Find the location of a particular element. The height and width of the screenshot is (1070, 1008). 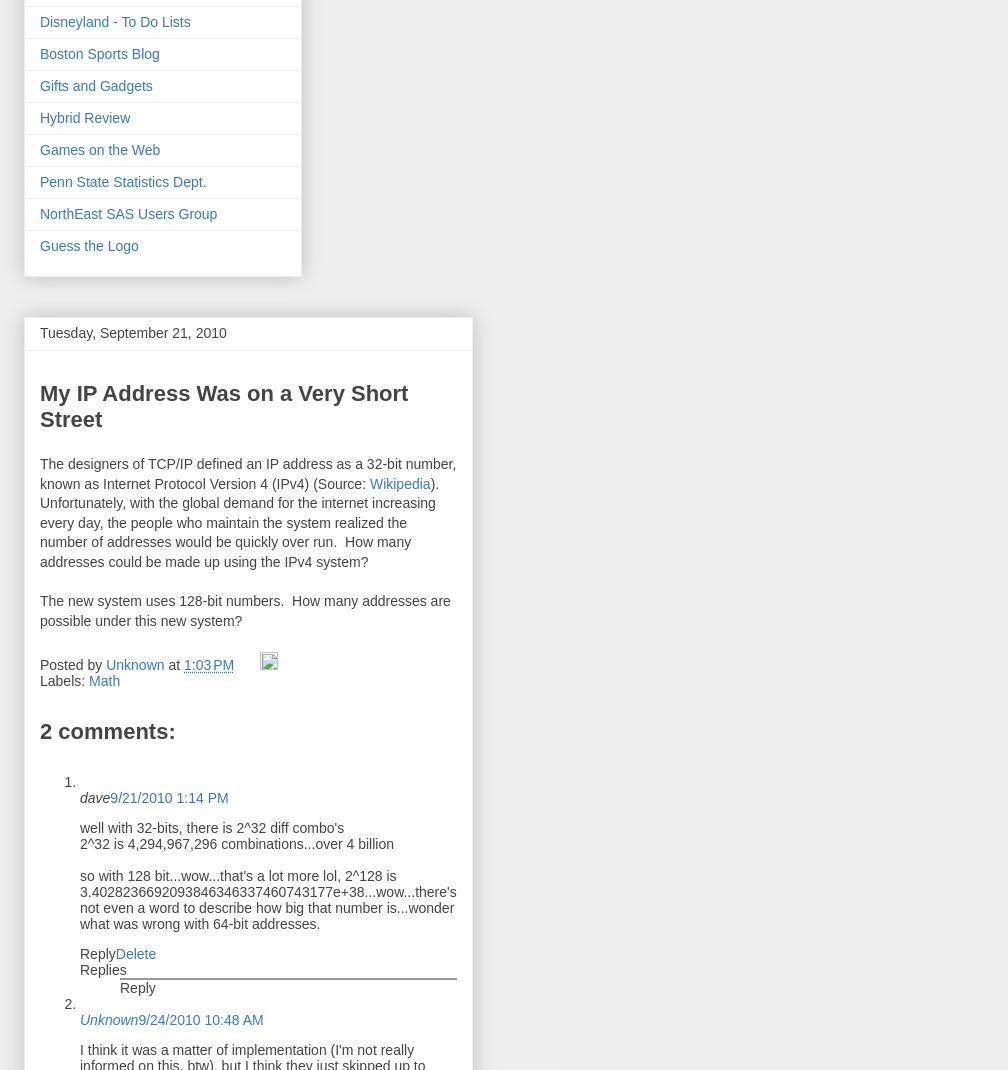

'Wikipedia' is located at coordinates (399, 482).